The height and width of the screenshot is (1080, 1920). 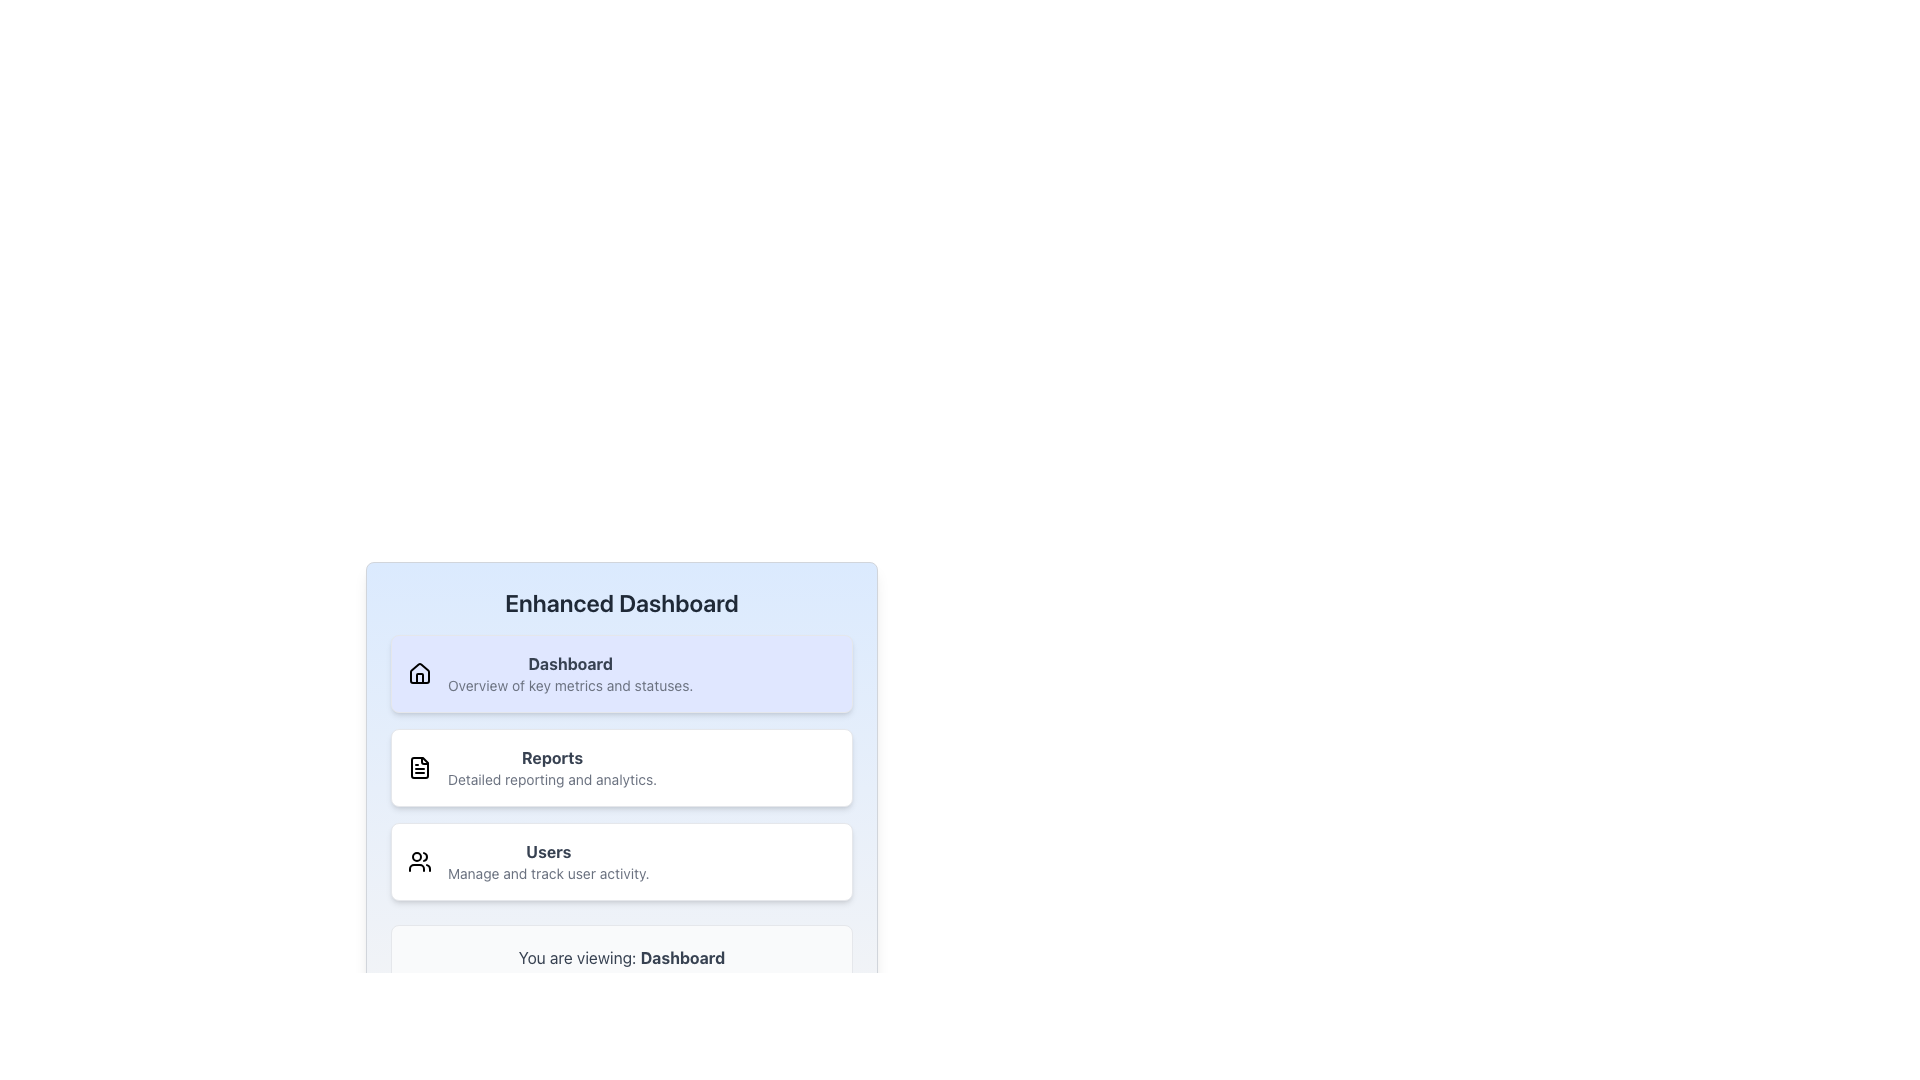 I want to click on the representation of the 'Users' menu icon, which is positioned on the left side of the card titled 'Users' in the Enhanced Dashboard, so click(x=419, y=860).